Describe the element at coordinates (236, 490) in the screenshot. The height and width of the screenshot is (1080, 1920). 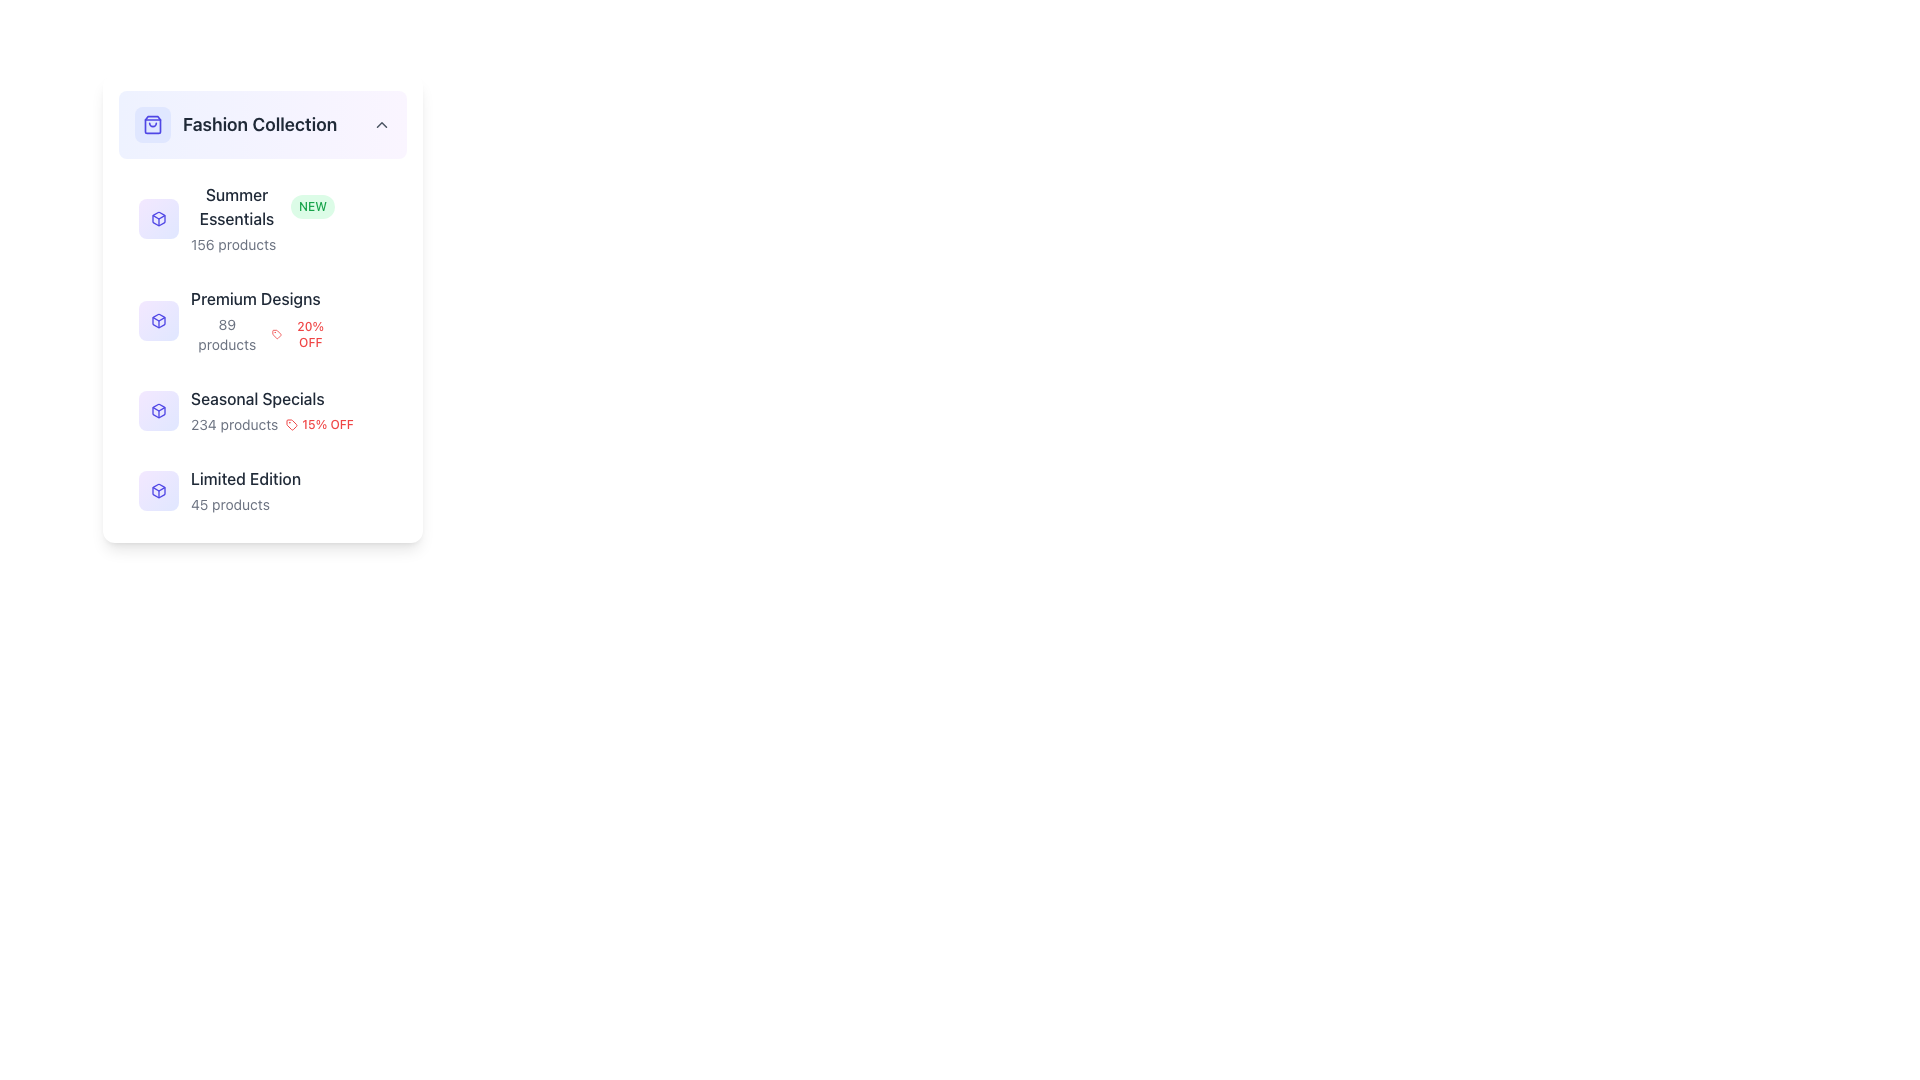
I see `the list item labeled 'Limited Edition' which contains an icon of a stylized box and subtext '45 products'` at that location.